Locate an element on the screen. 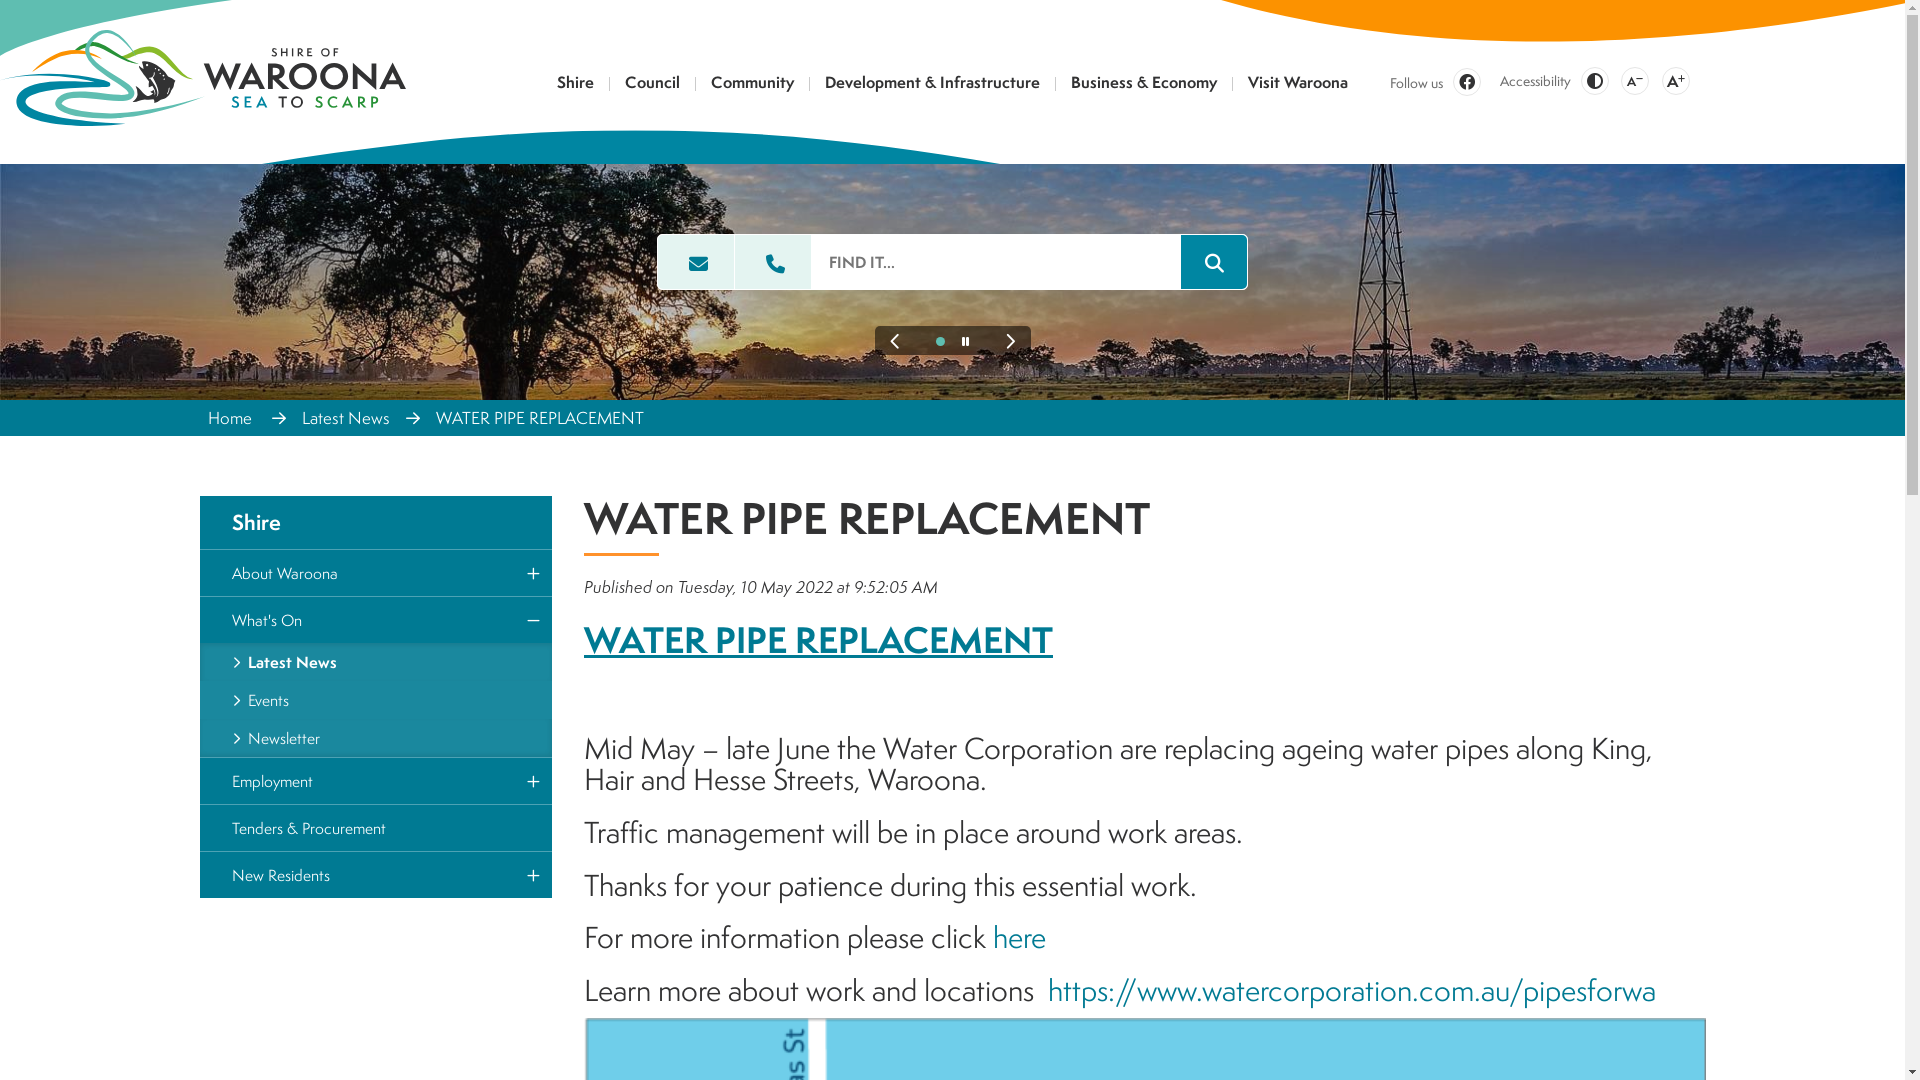 This screenshot has width=1920, height=1080. 'Pause this Slideshow' is located at coordinates (965, 341).